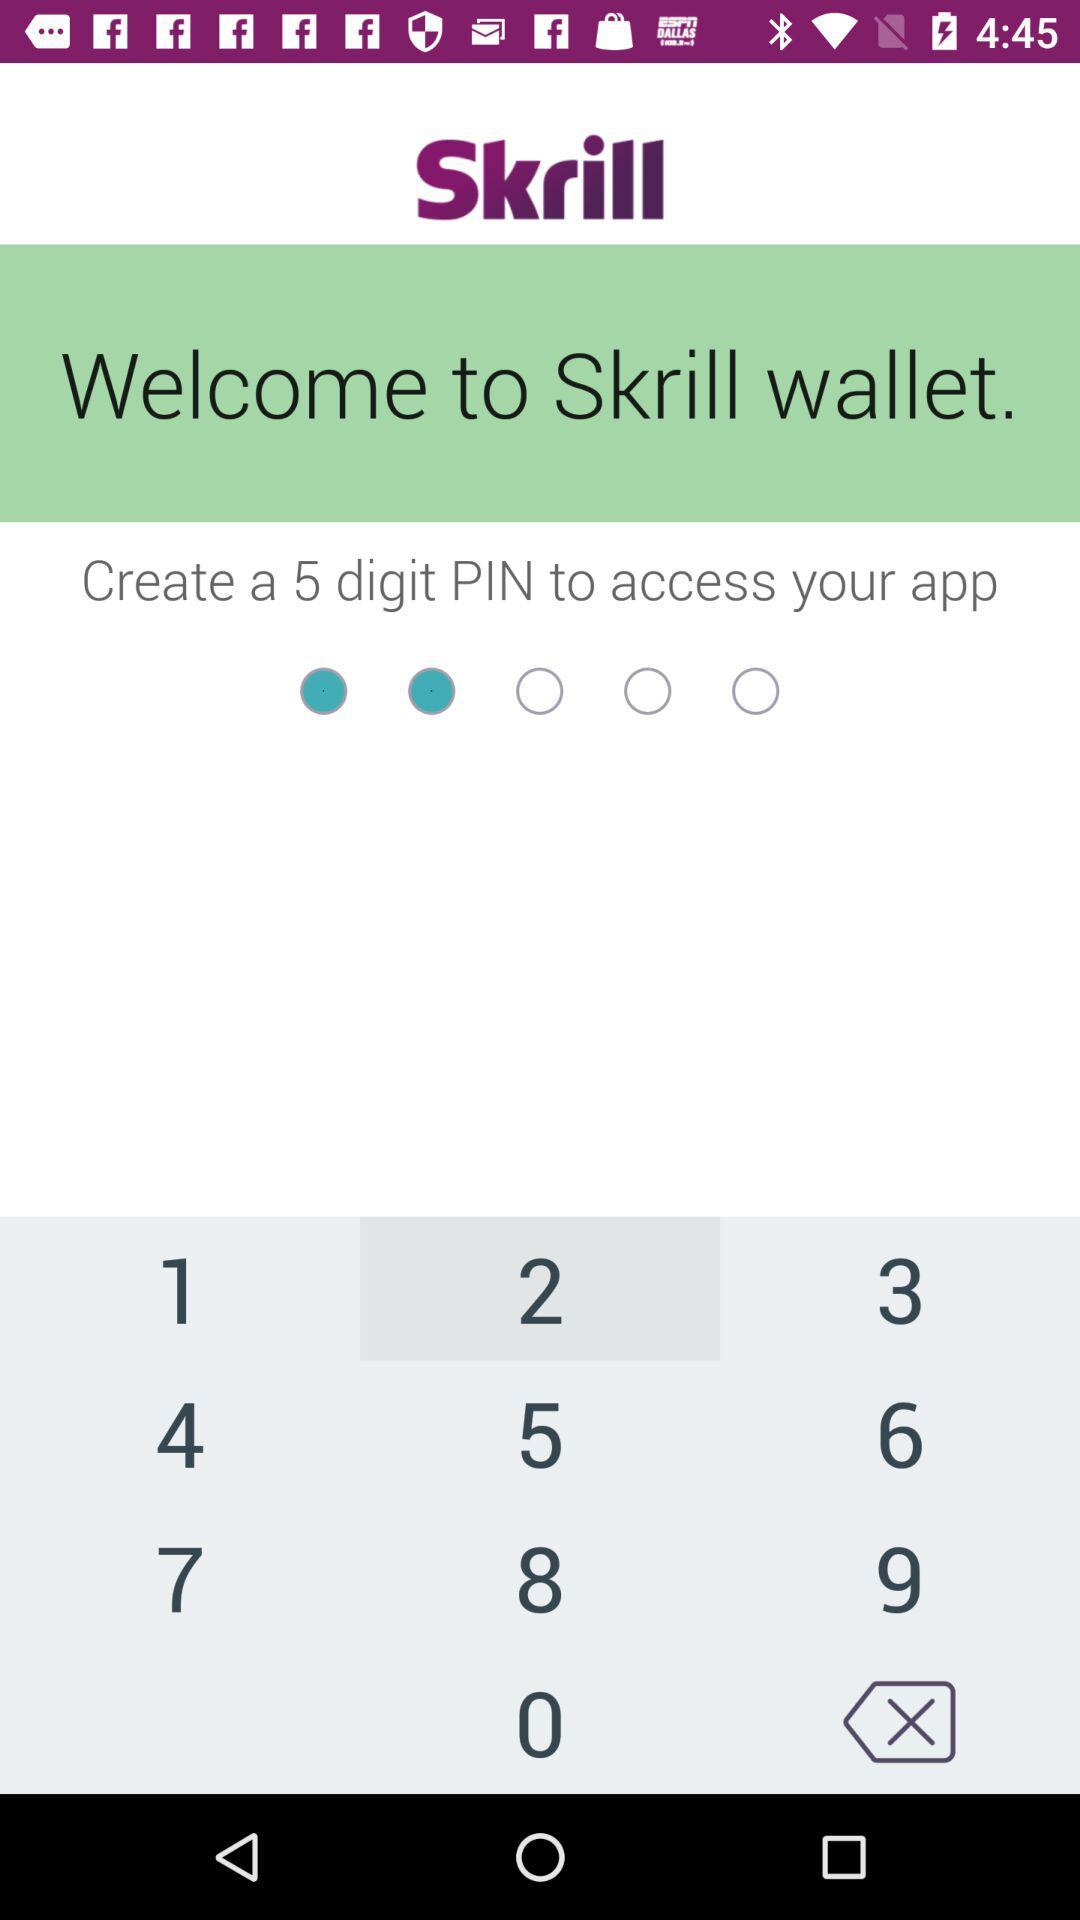 This screenshot has height=1920, width=1080. I want to click on click backspace, so click(898, 1720).